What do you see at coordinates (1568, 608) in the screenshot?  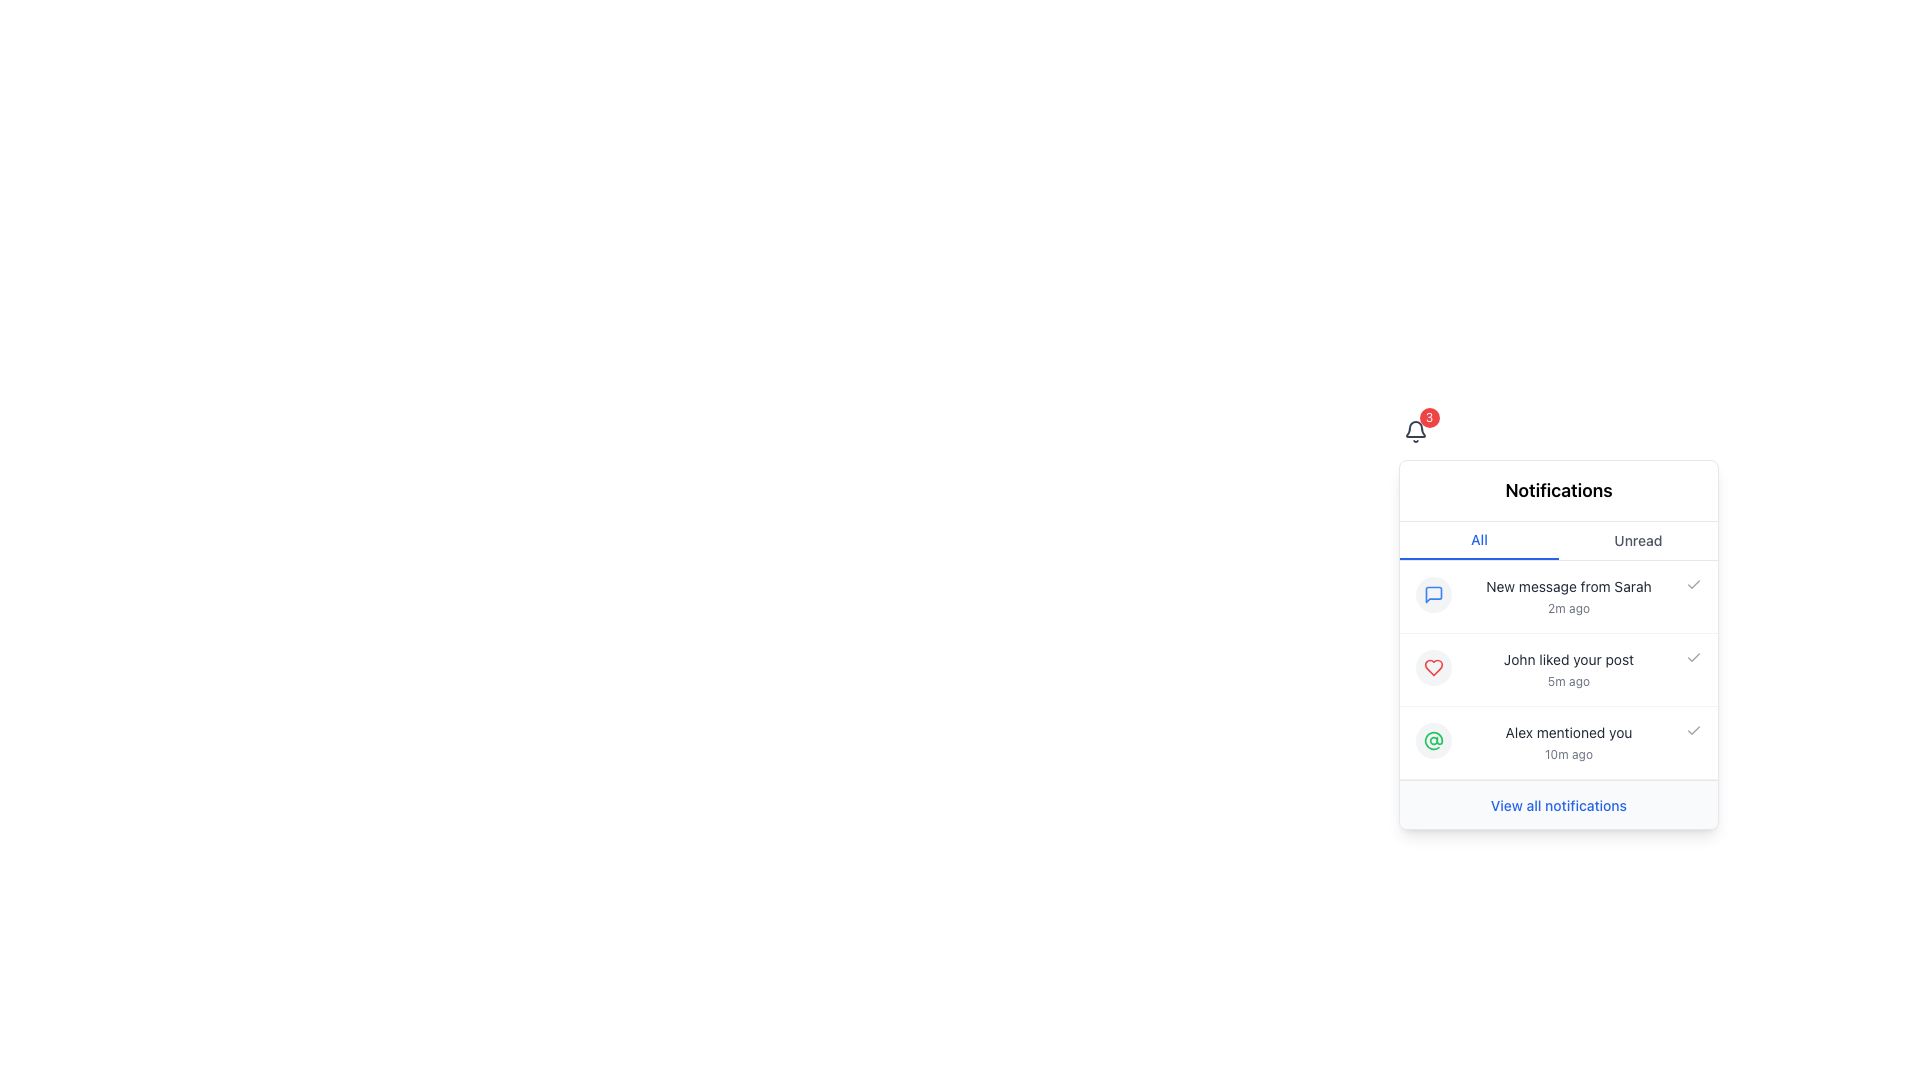 I see `the text label displaying '2m ago', which is a smaller gray font located below the main text 'New message from Sarah'` at bounding box center [1568, 608].